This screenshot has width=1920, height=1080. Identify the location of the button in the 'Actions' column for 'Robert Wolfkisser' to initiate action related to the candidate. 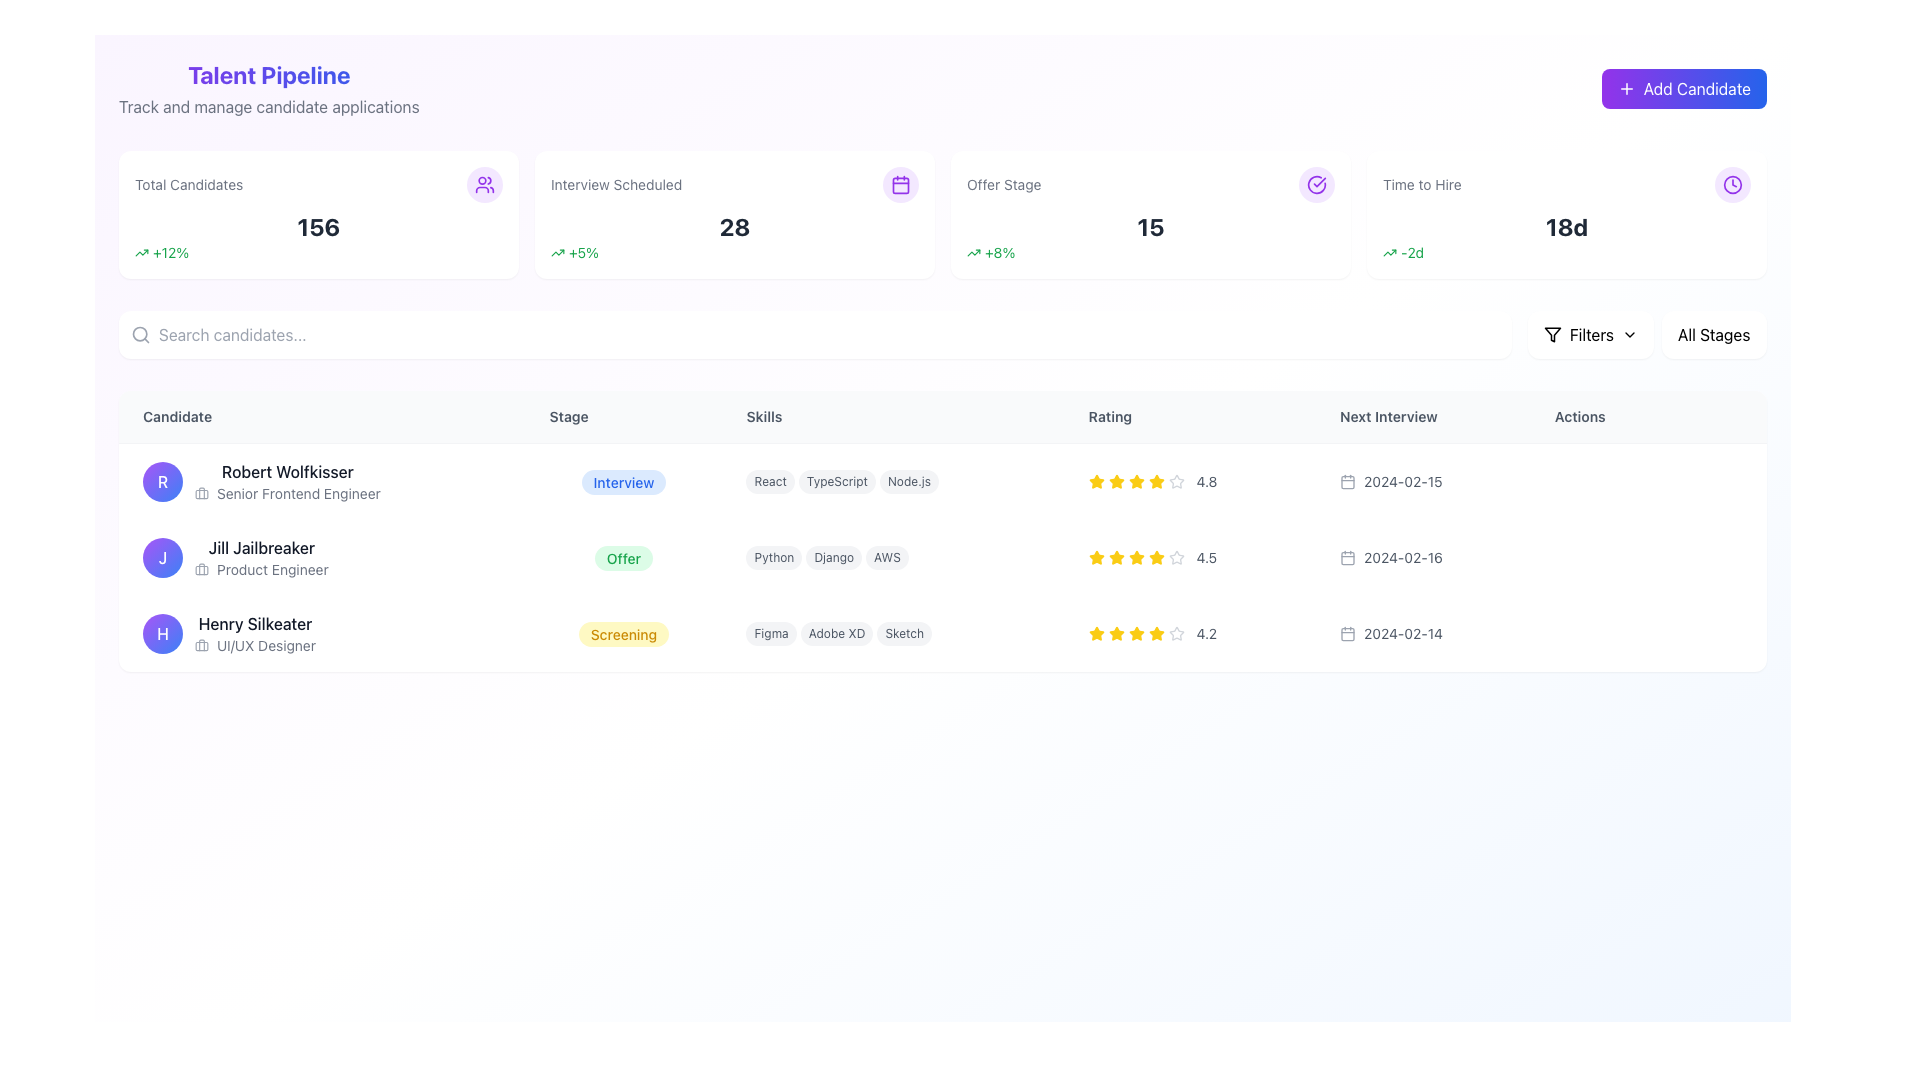
(1613, 482).